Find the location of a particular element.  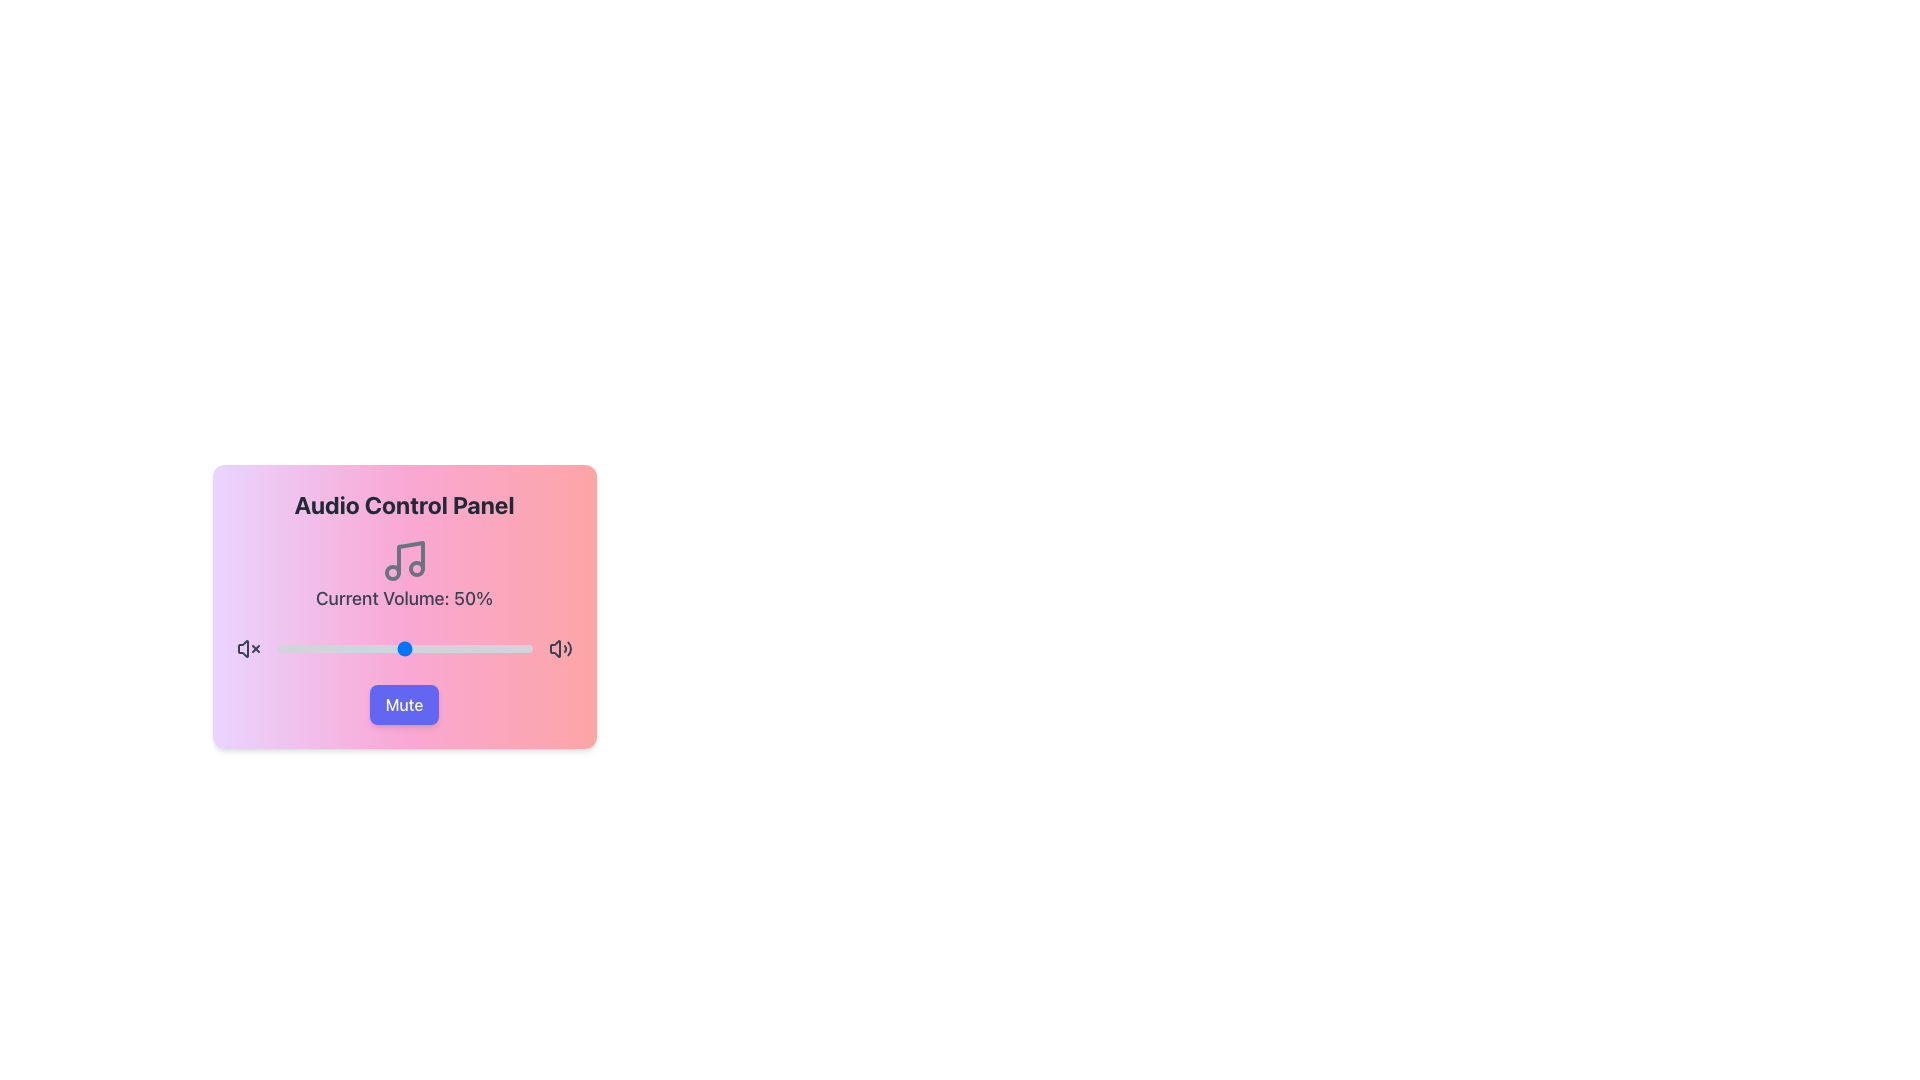

the small decorative graphic resembling a dot, which is part of the musical note icon located at the bottom right of the 'Audio Control Panel' is located at coordinates (415, 569).